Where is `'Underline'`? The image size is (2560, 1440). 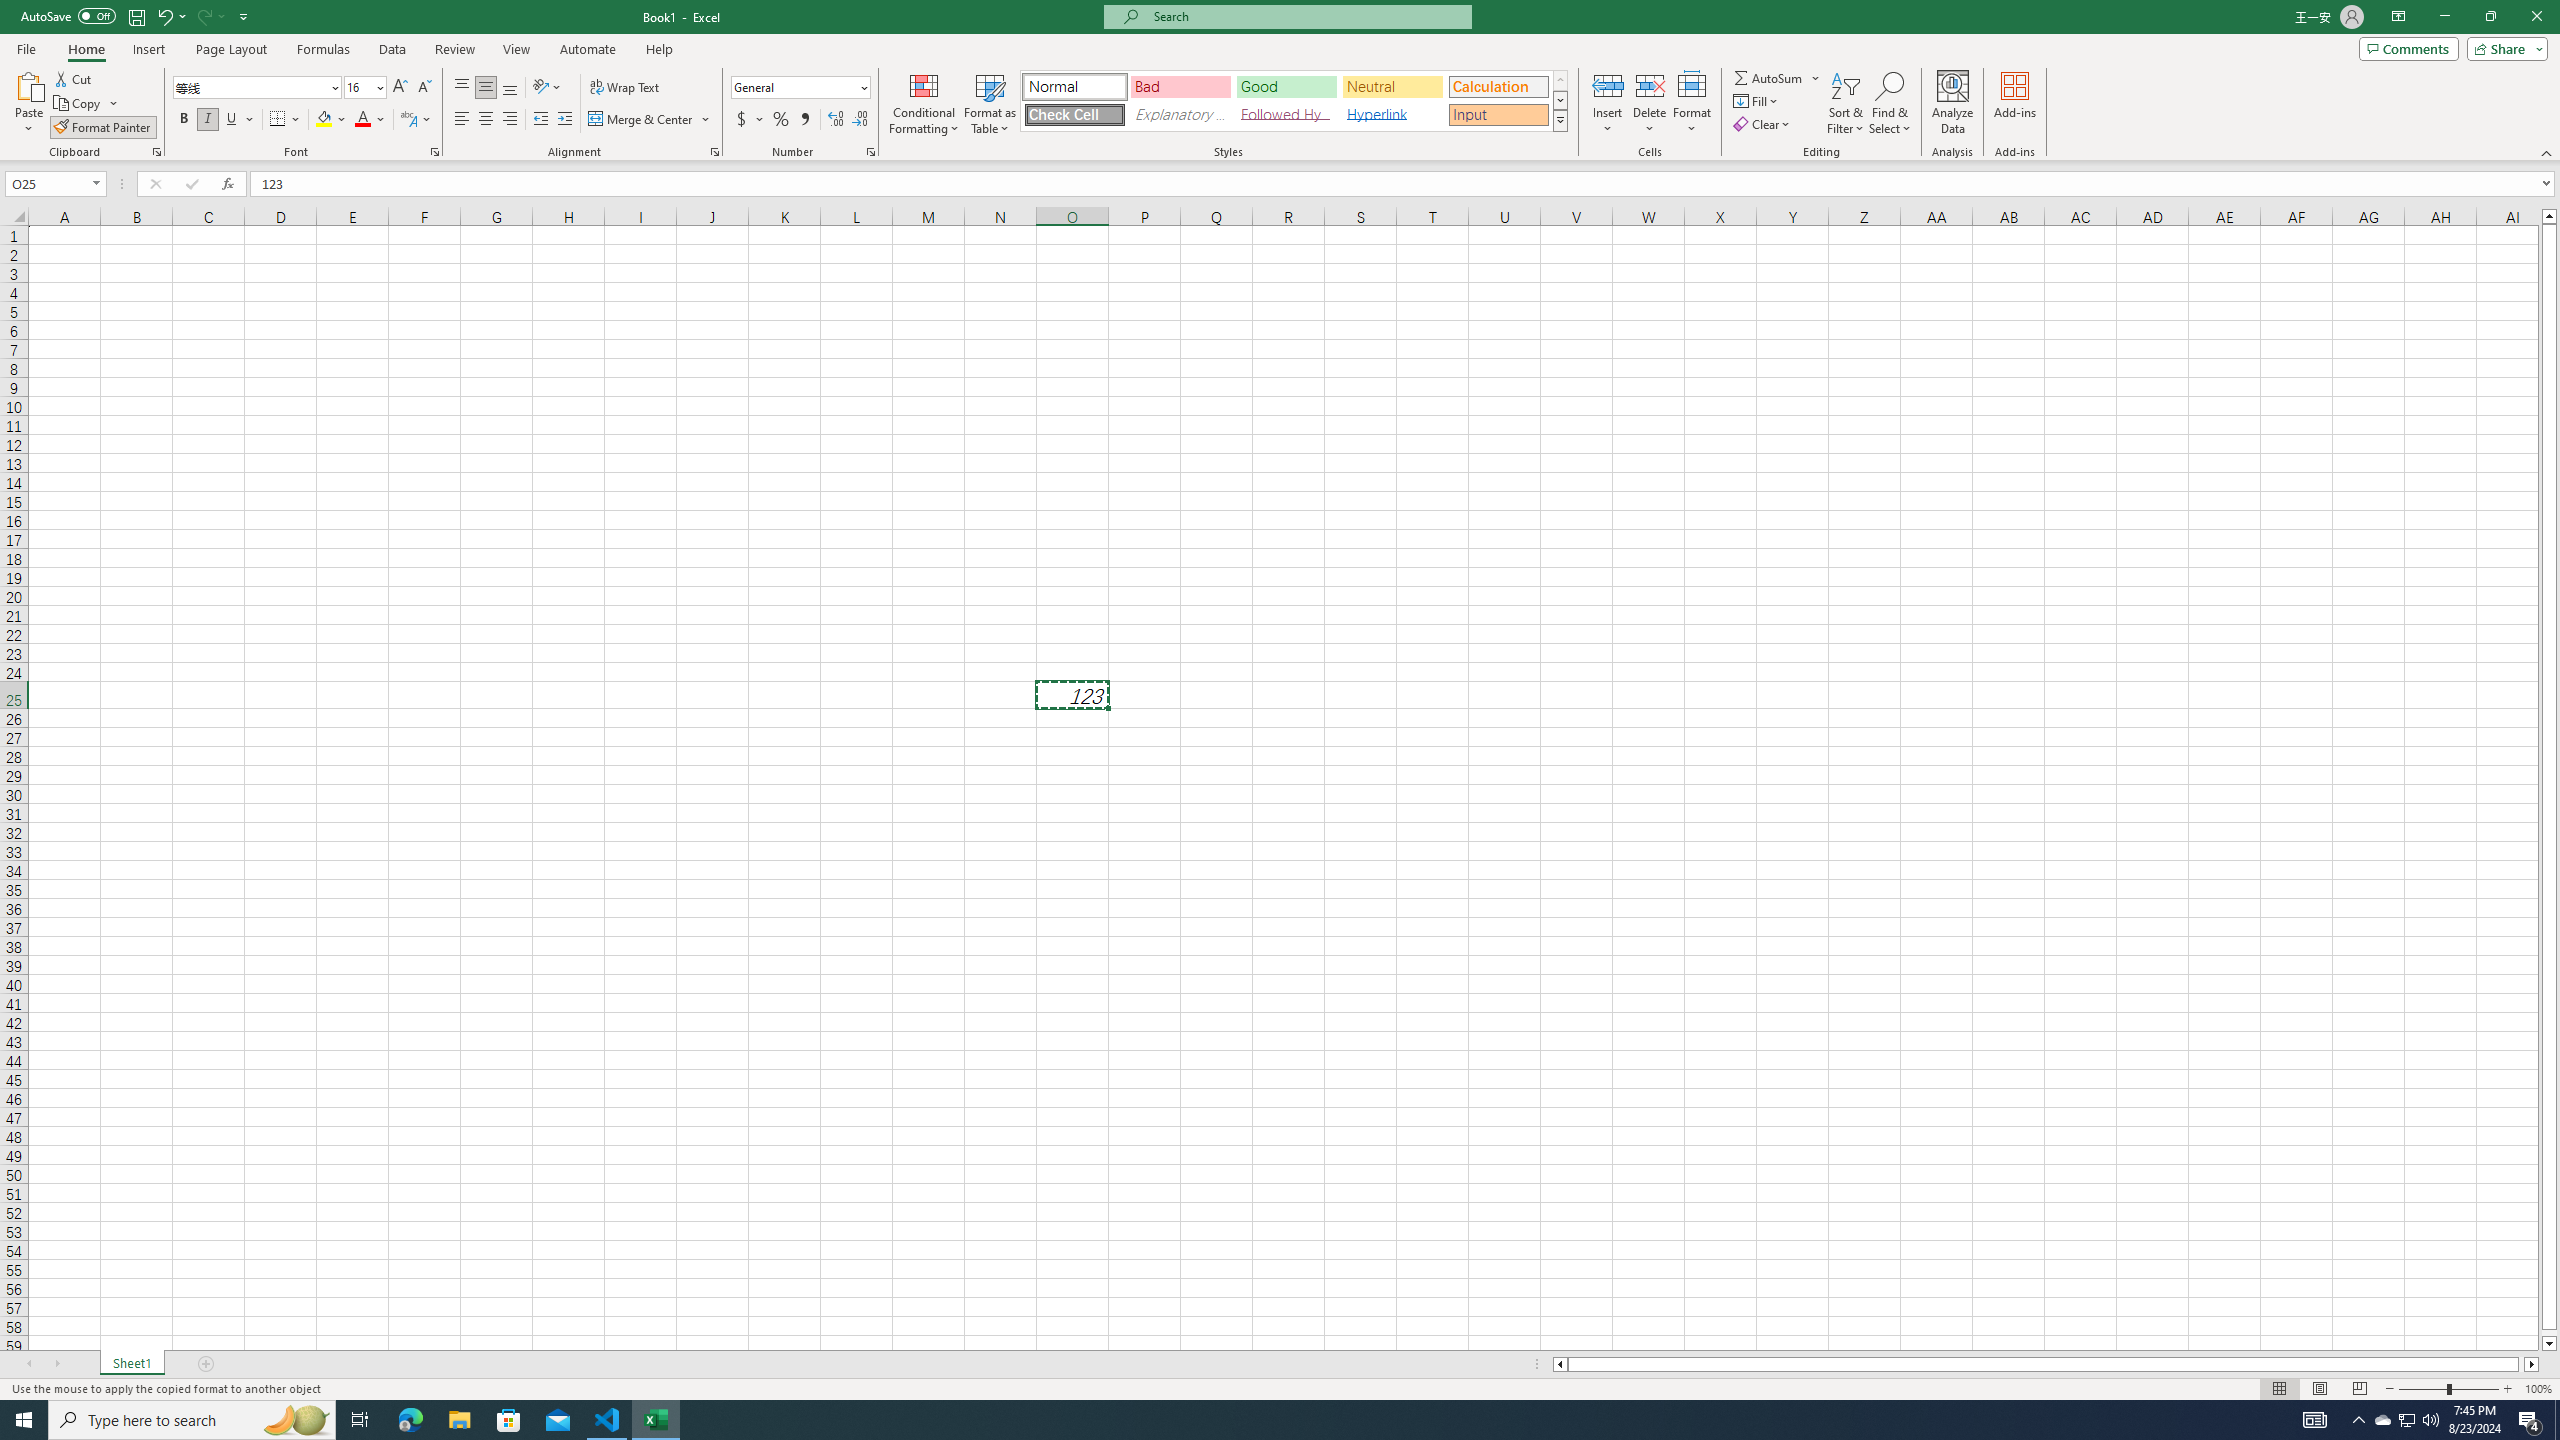
'Underline' is located at coordinates (231, 118).